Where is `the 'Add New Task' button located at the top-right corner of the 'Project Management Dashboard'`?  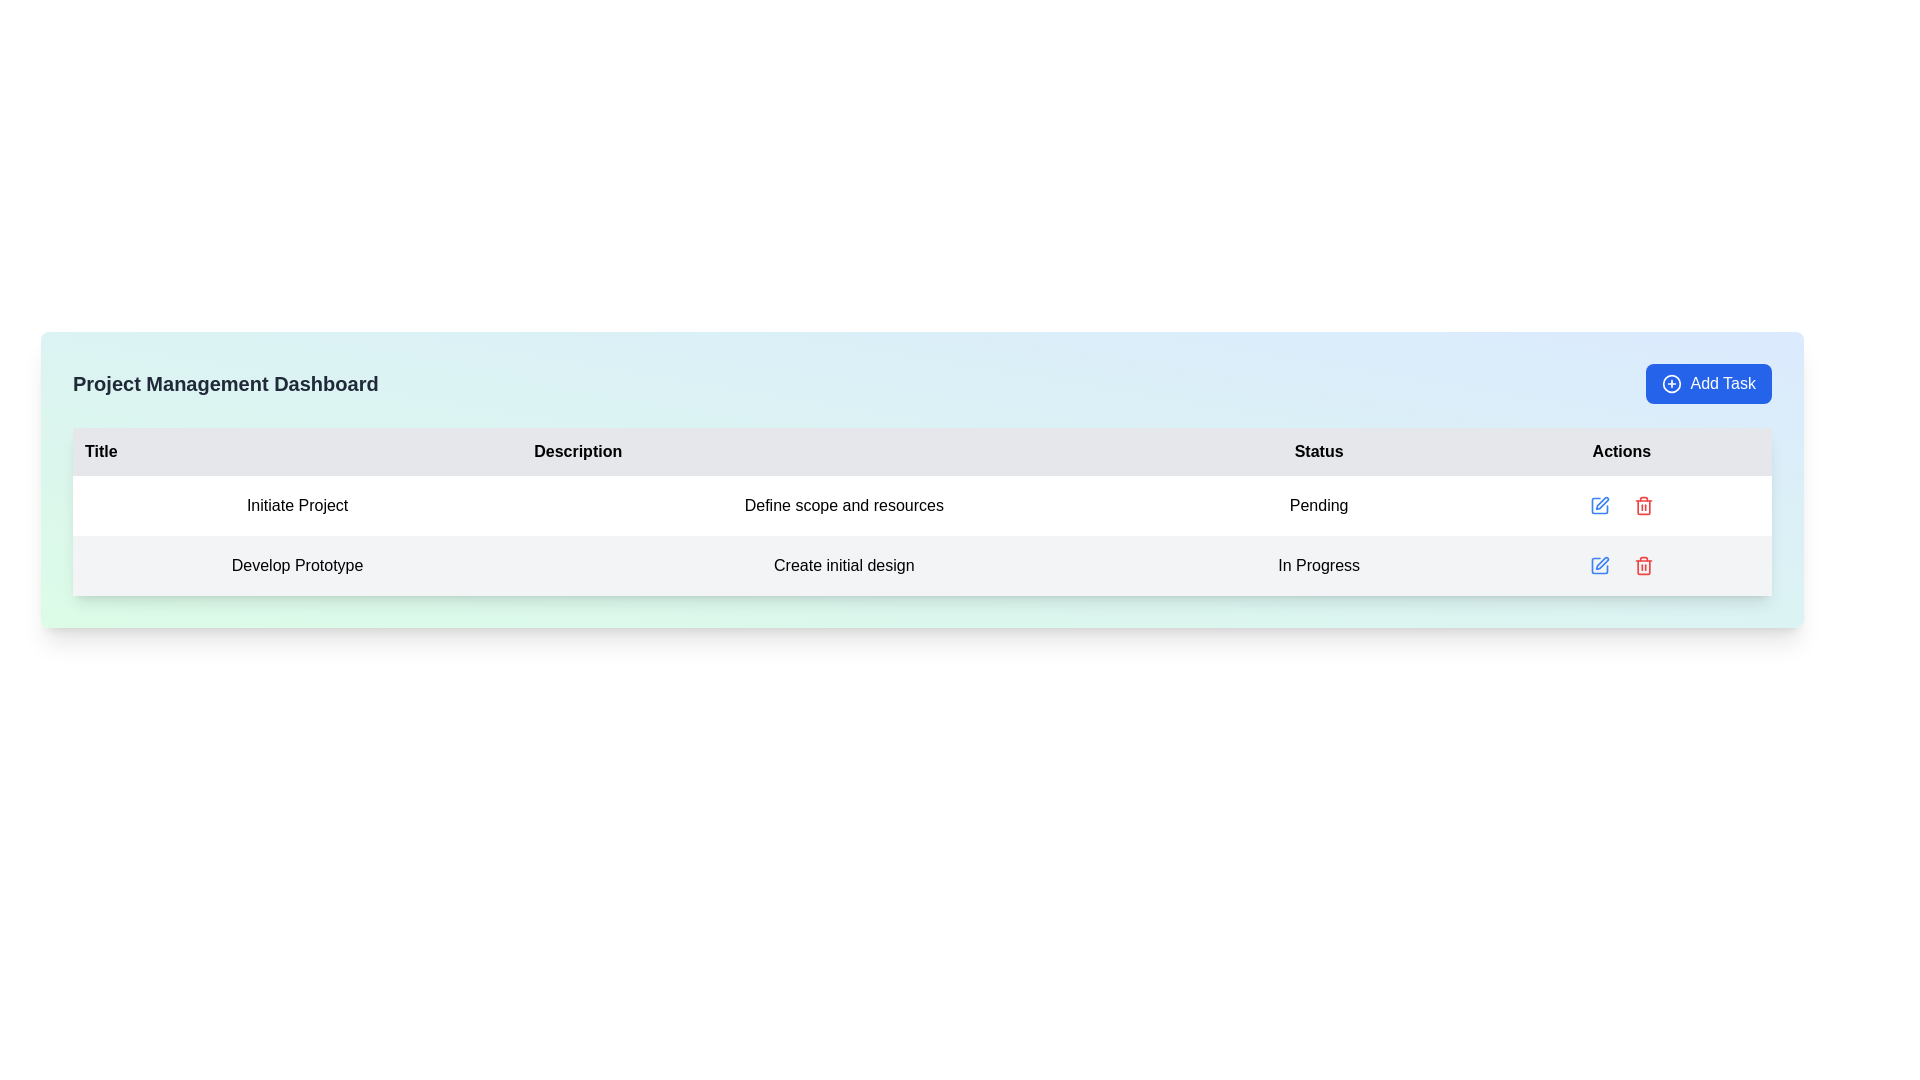
the 'Add New Task' button located at the top-right corner of the 'Project Management Dashboard' is located at coordinates (1708, 384).